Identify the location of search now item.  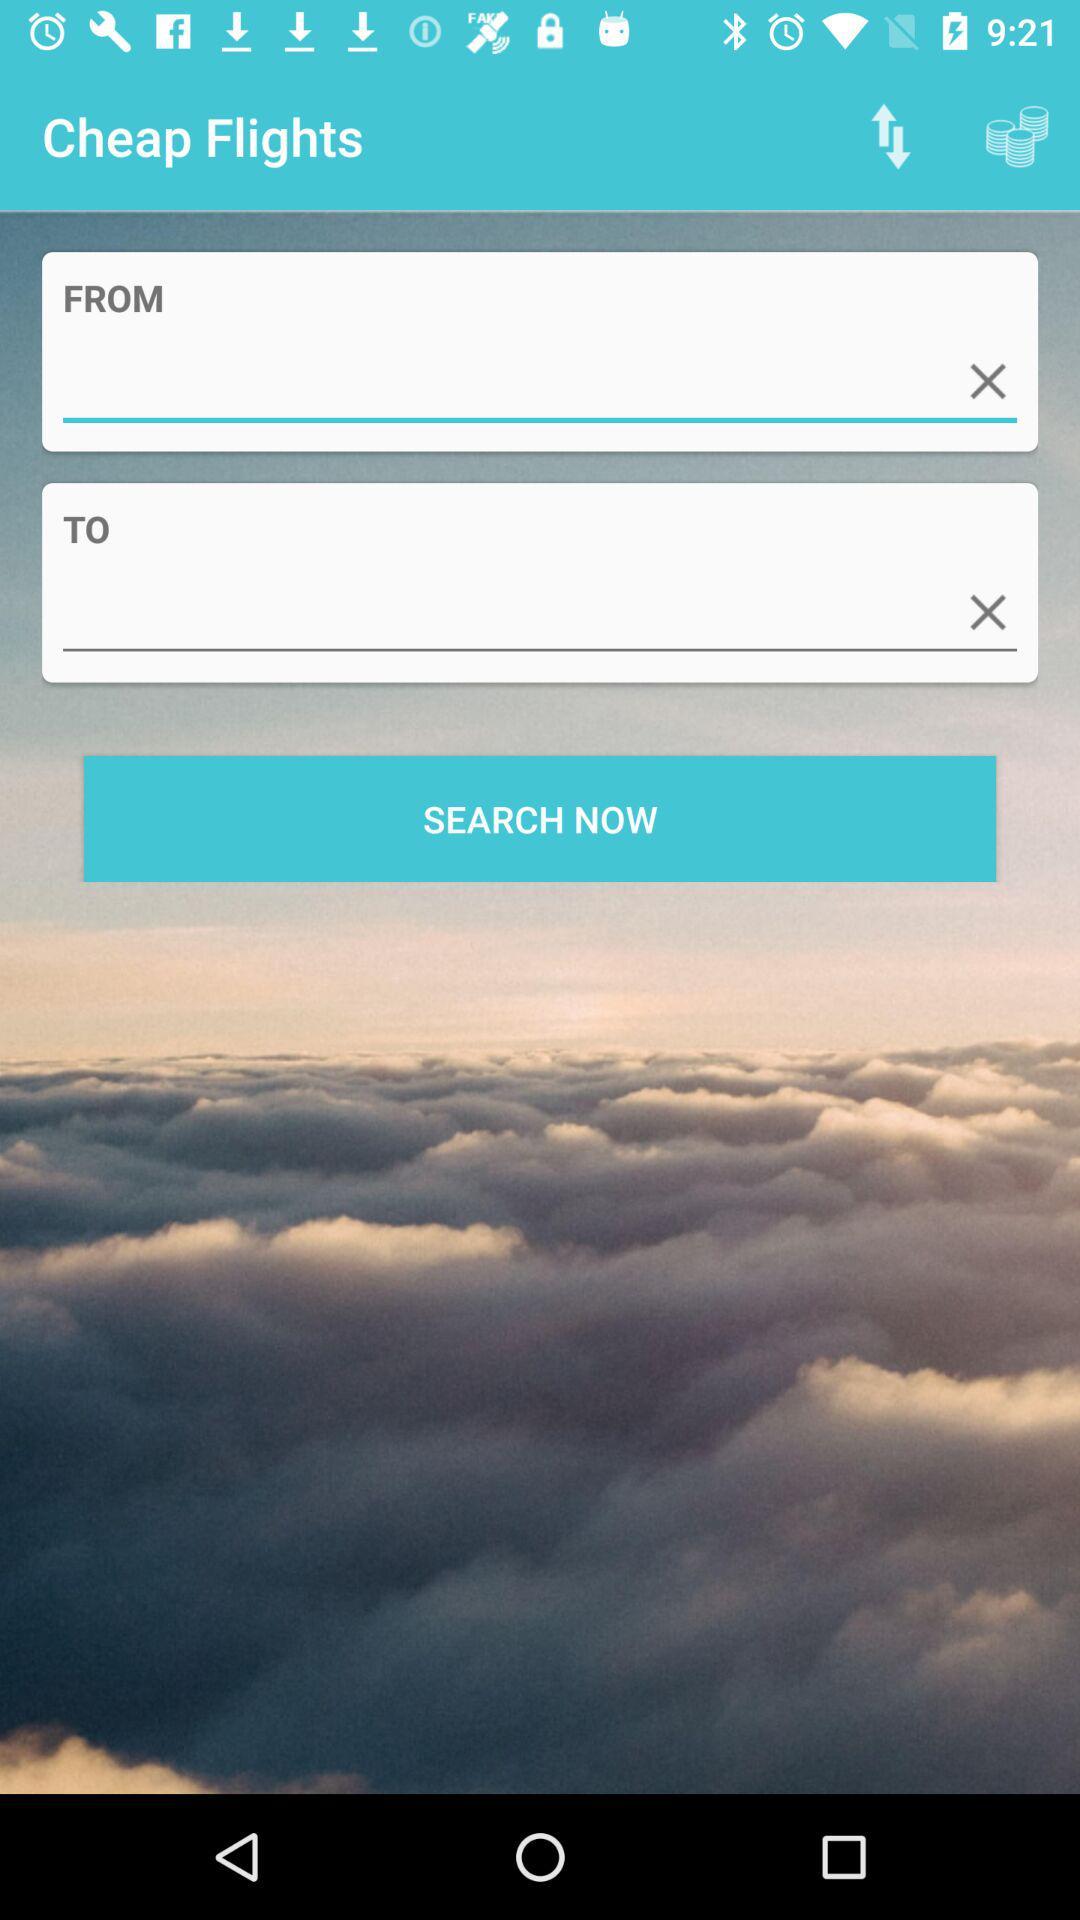
(540, 819).